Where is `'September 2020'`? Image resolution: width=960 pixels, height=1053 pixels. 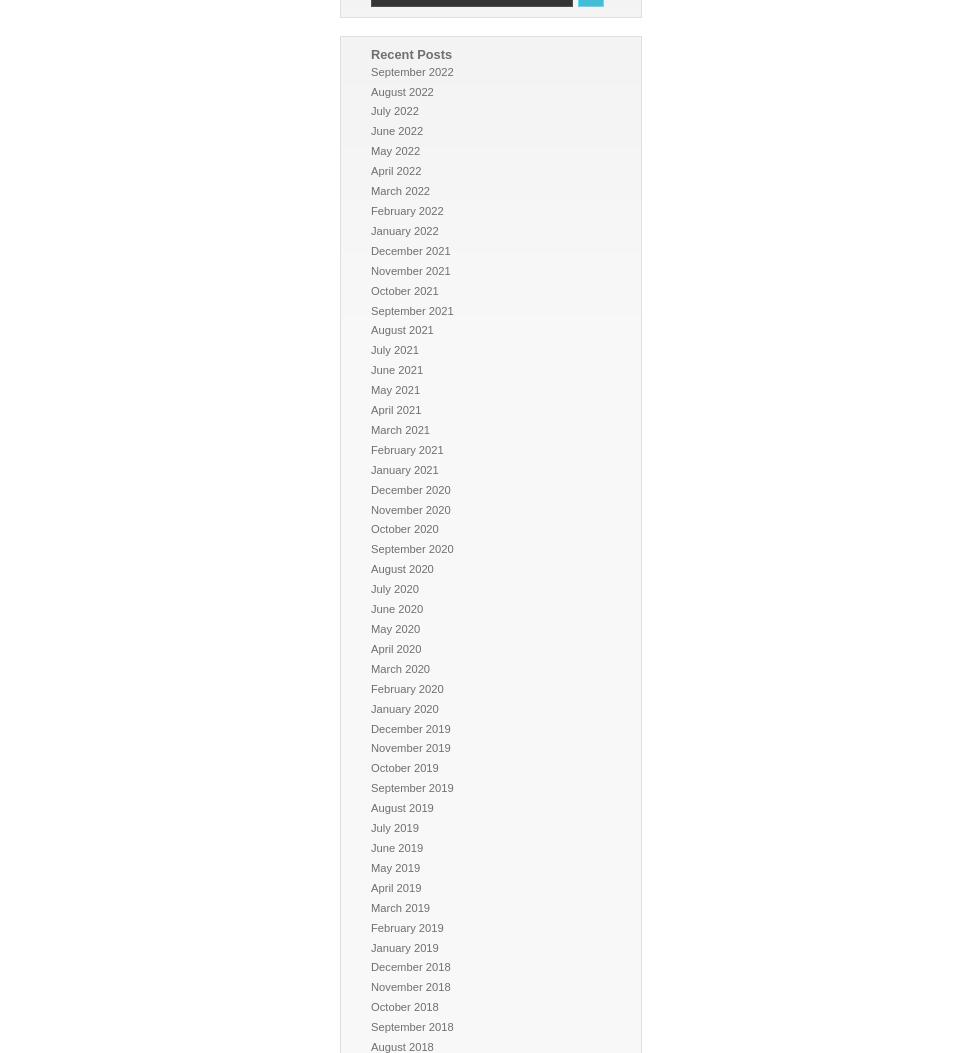
'September 2020' is located at coordinates (411, 548).